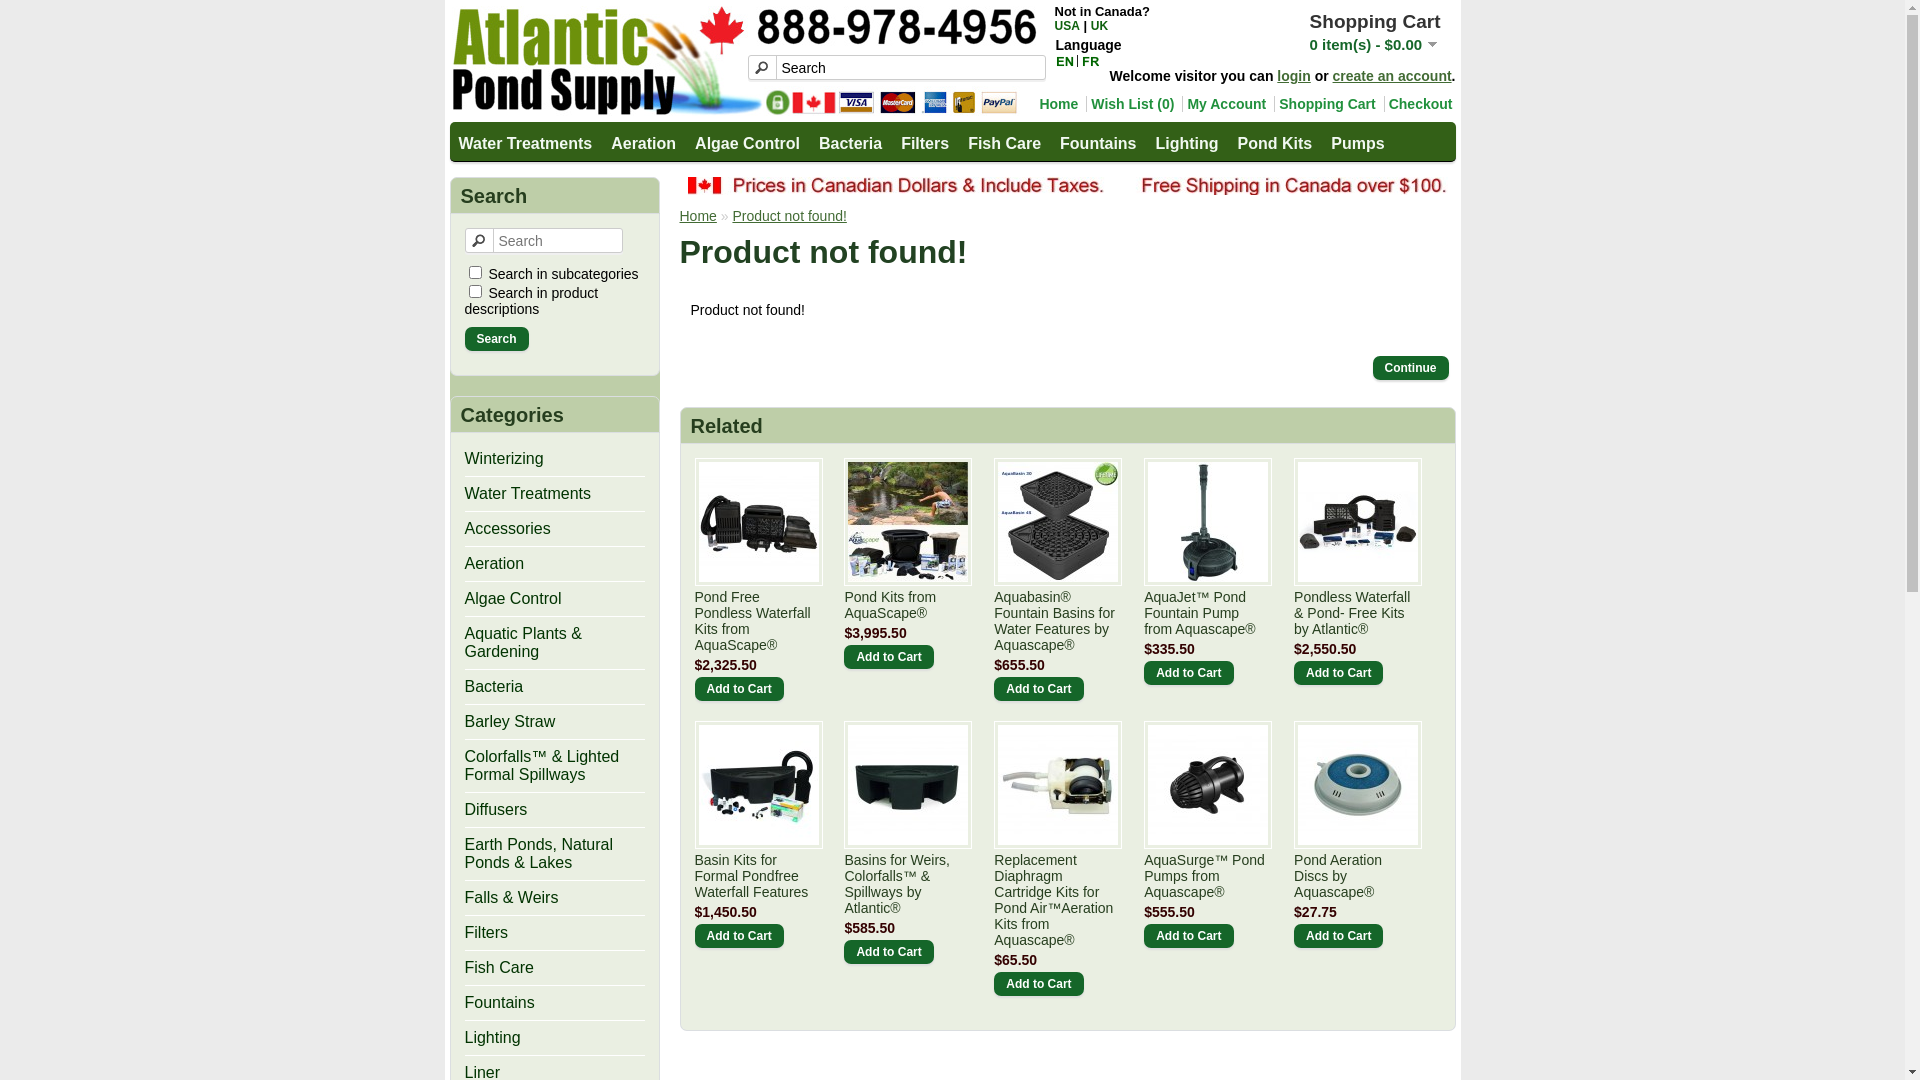  What do you see at coordinates (1391, 75) in the screenshot?
I see `'create an account'` at bounding box center [1391, 75].